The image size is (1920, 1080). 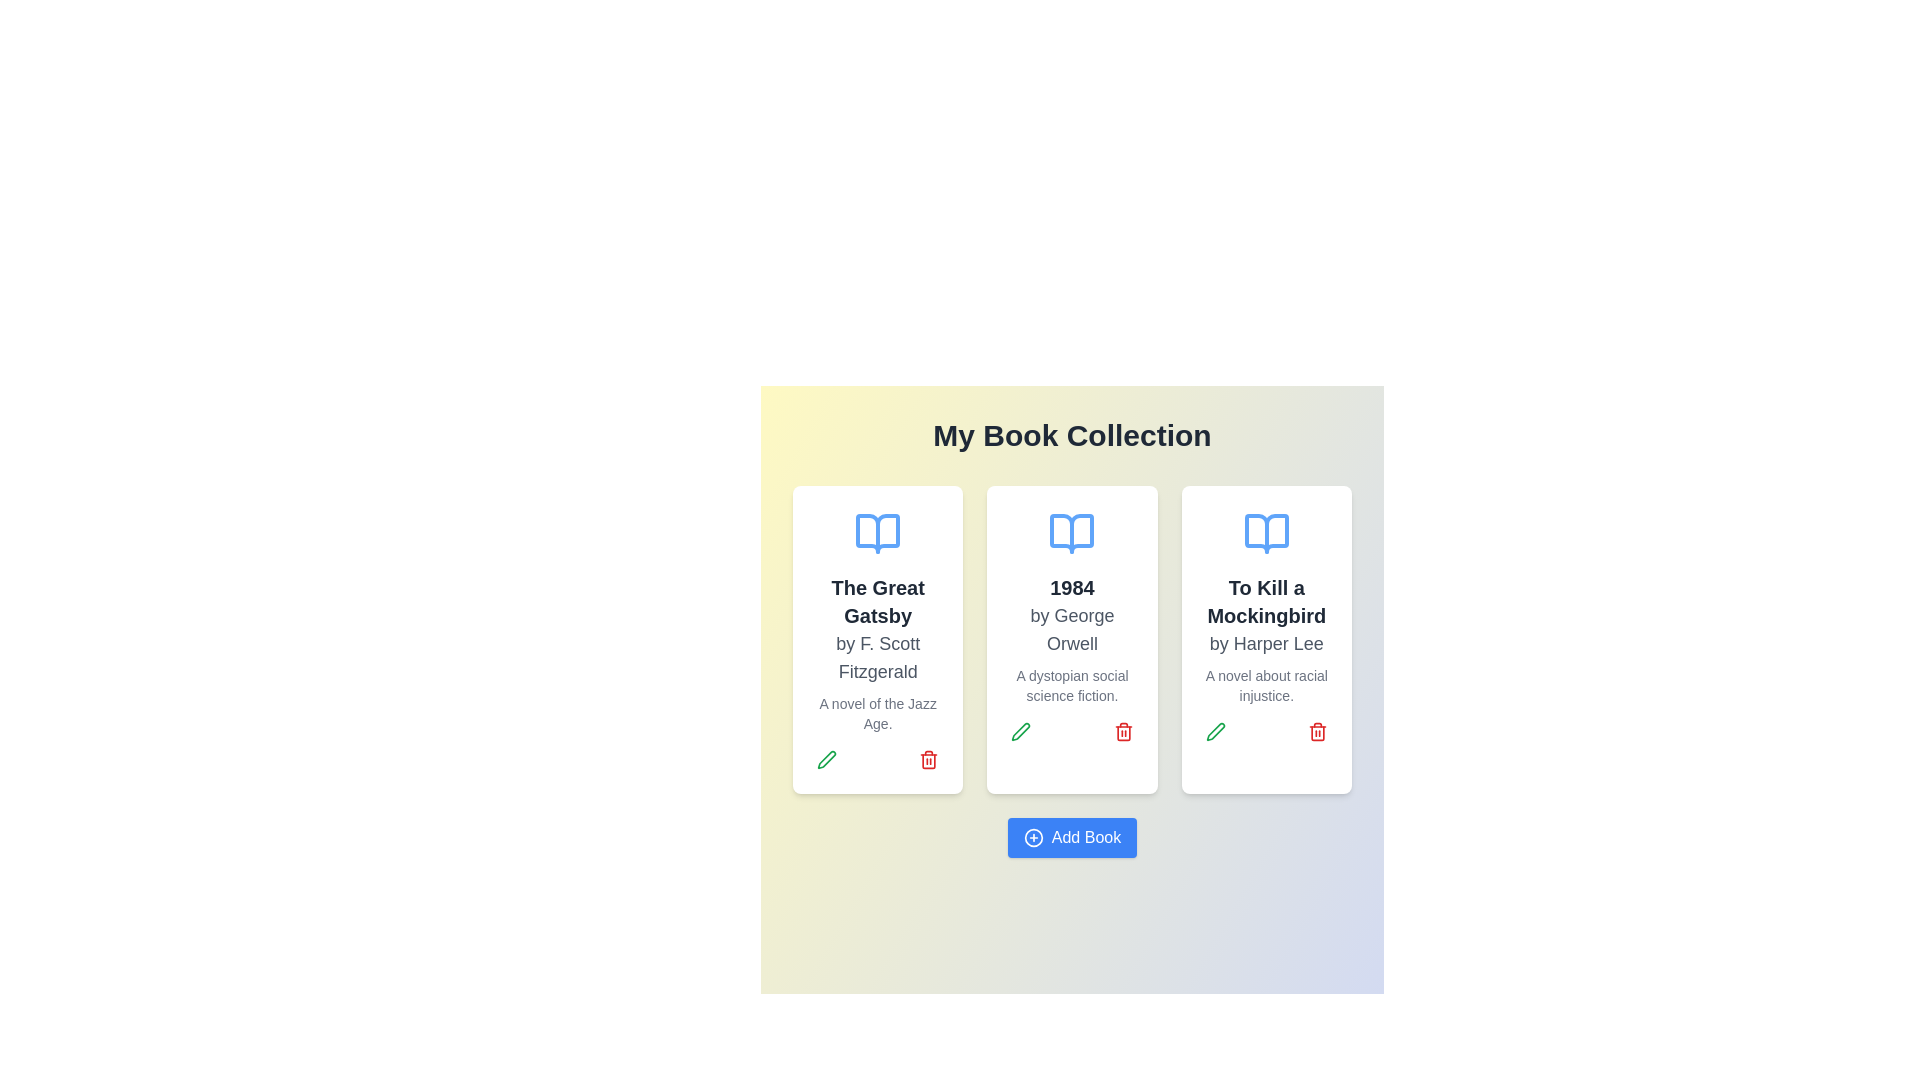 What do you see at coordinates (1071, 434) in the screenshot?
I see `the bold heading 'My Book Collection' which is centered at the top of the interface and displayed in large font with a black color on a gradient background` at bounding box center [1071, 434].